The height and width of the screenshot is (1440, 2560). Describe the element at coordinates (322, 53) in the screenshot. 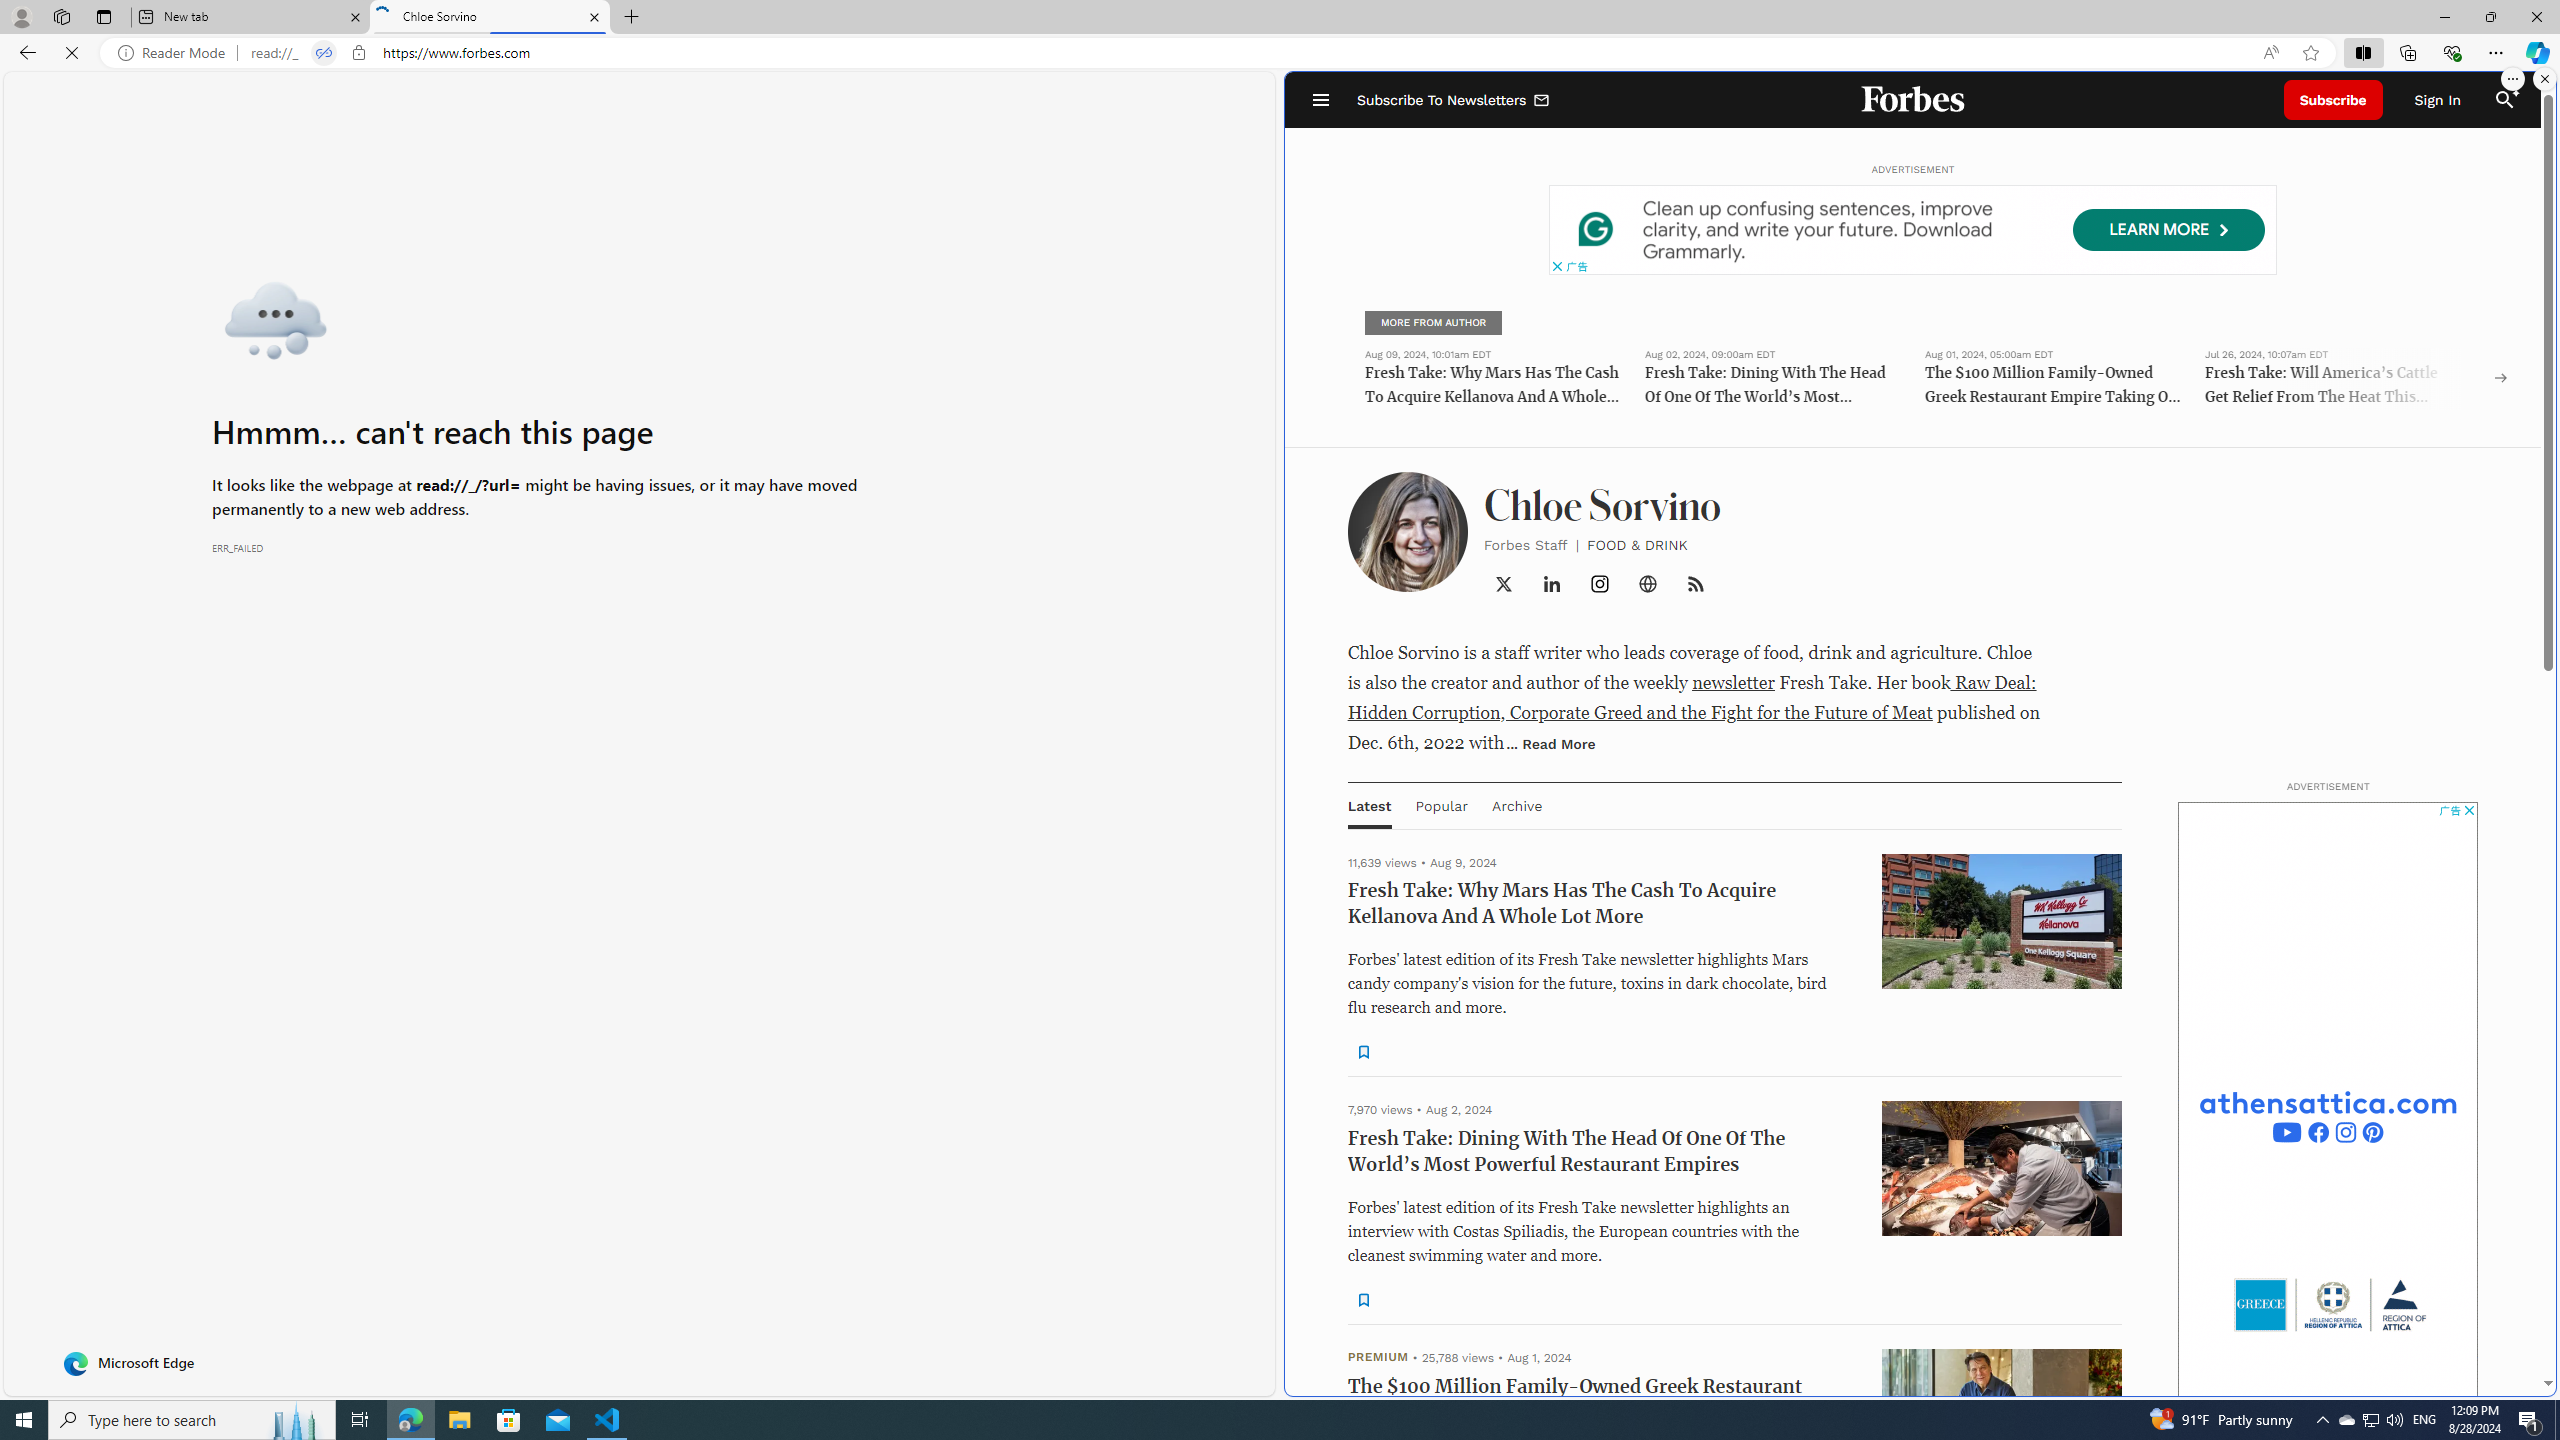

I see `'Tabs in split screen'` at that location.